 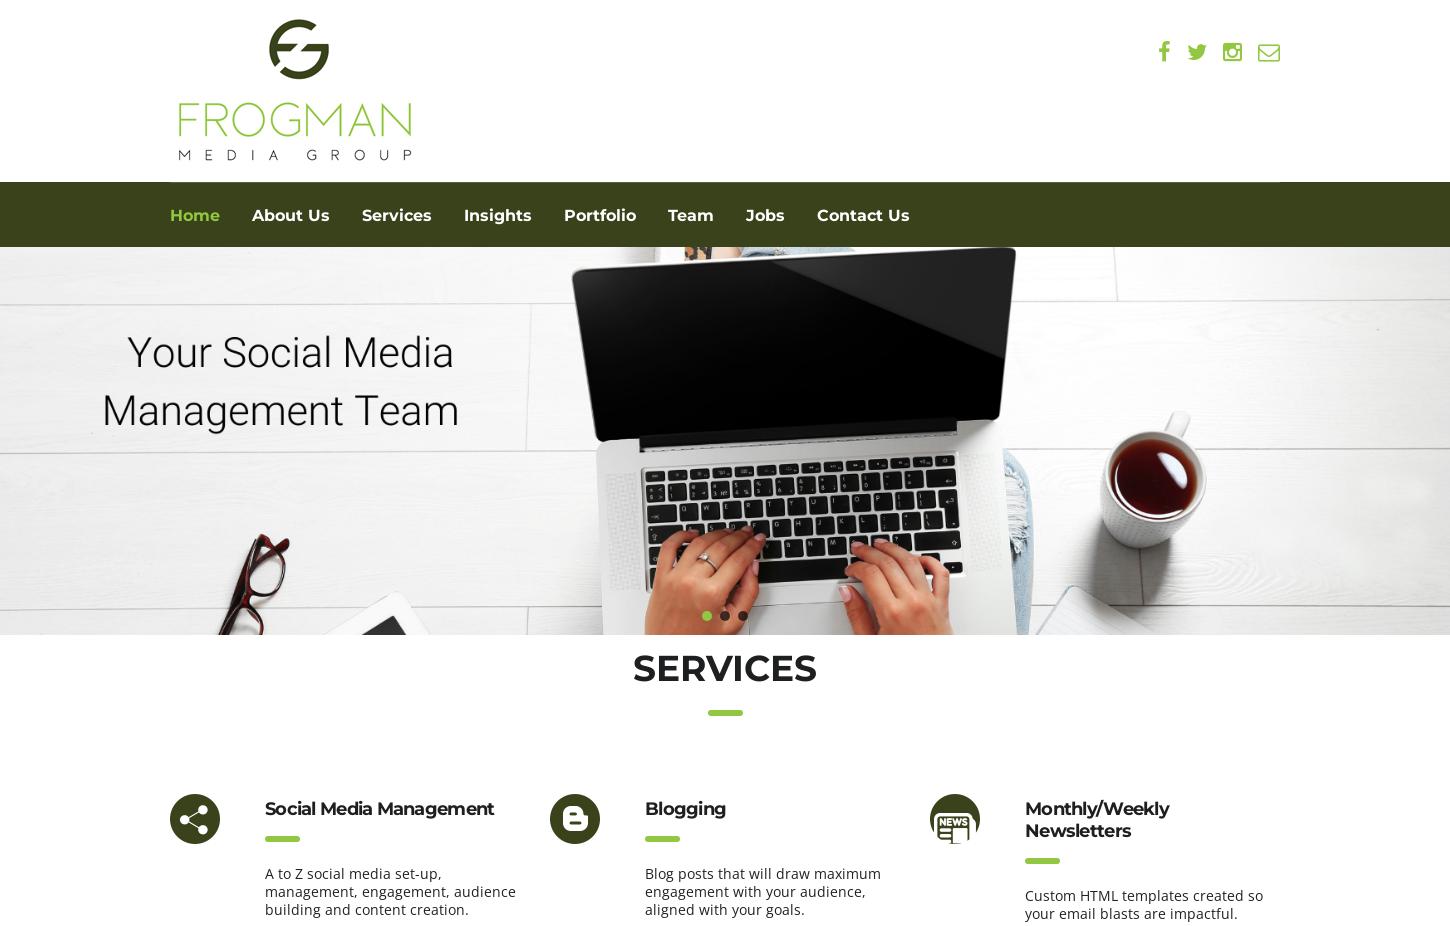 I want to click on 'Contact Us', so click(x=862, y=214).